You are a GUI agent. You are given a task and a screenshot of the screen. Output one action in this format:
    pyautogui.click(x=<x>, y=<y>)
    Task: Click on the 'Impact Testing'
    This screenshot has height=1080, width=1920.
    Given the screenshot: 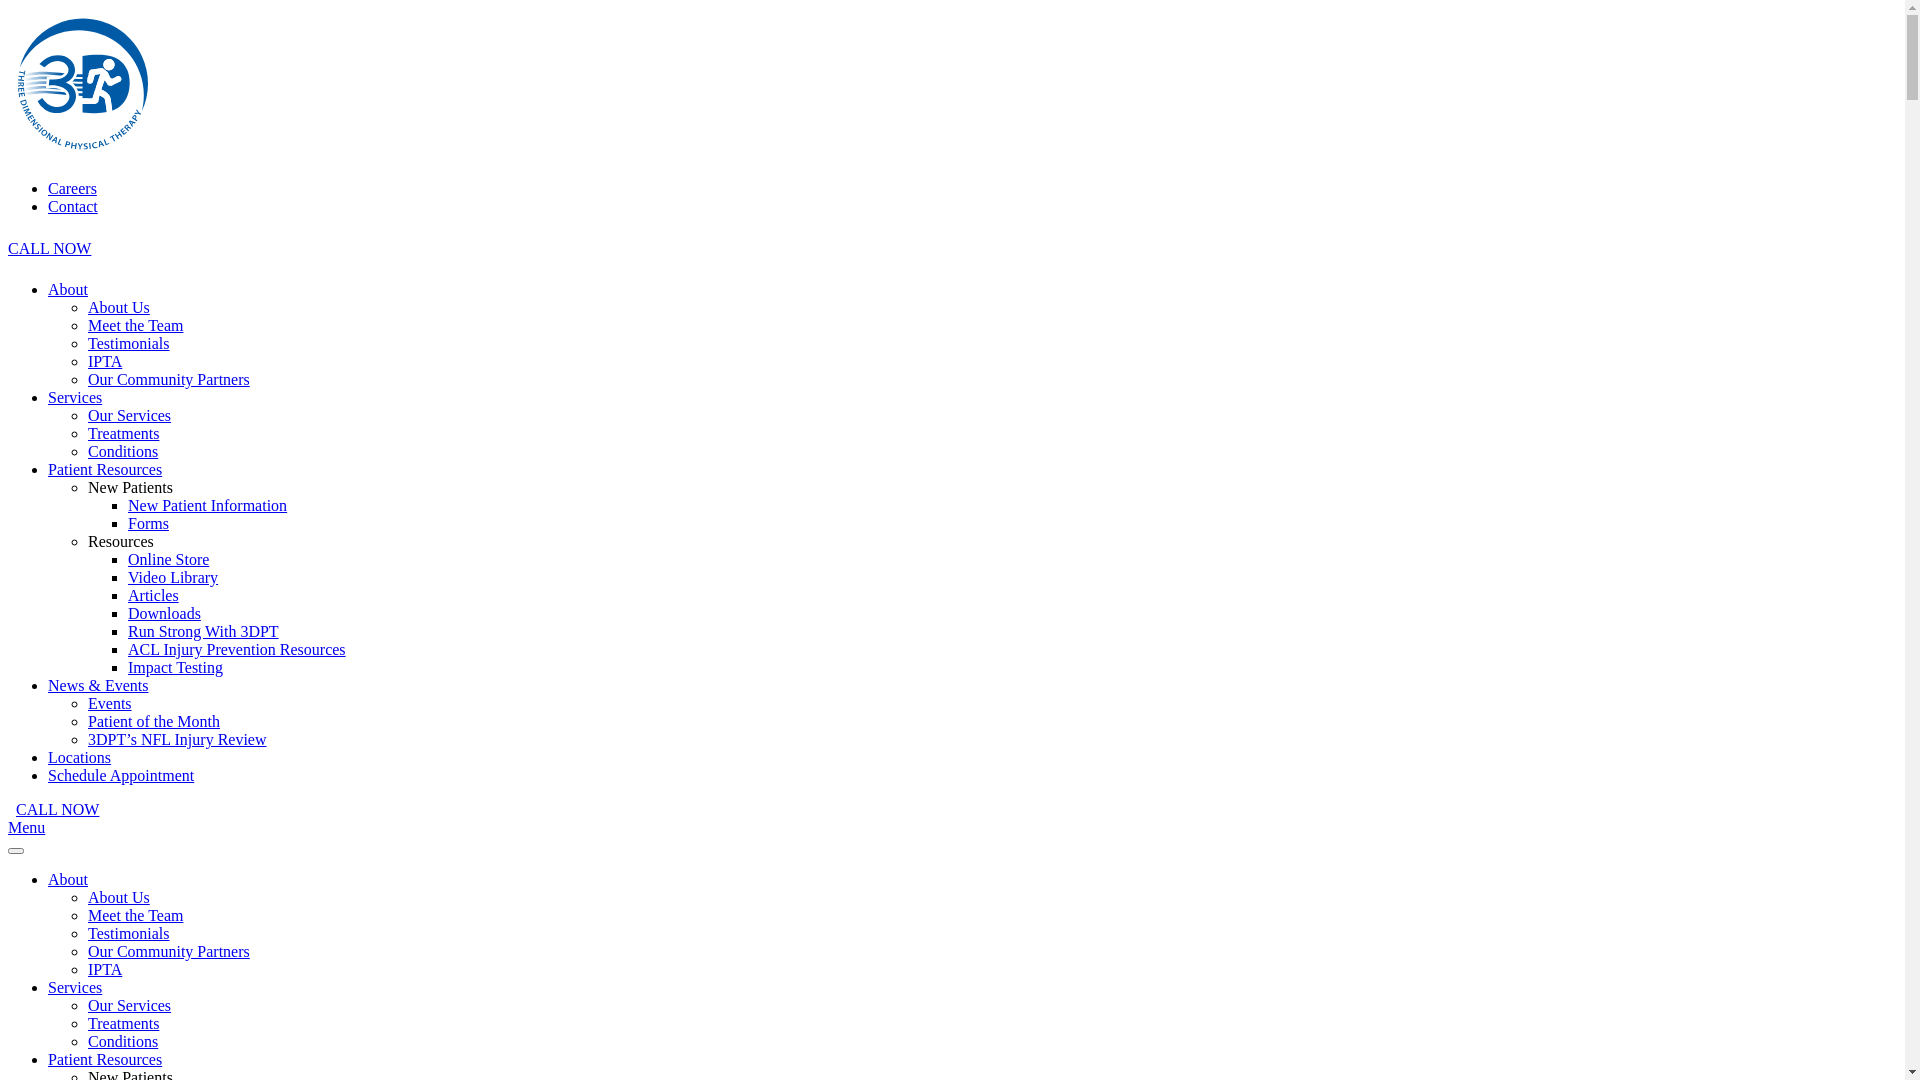 What is the action you would take?
    pyautogui.click(x=175, y=667)
    